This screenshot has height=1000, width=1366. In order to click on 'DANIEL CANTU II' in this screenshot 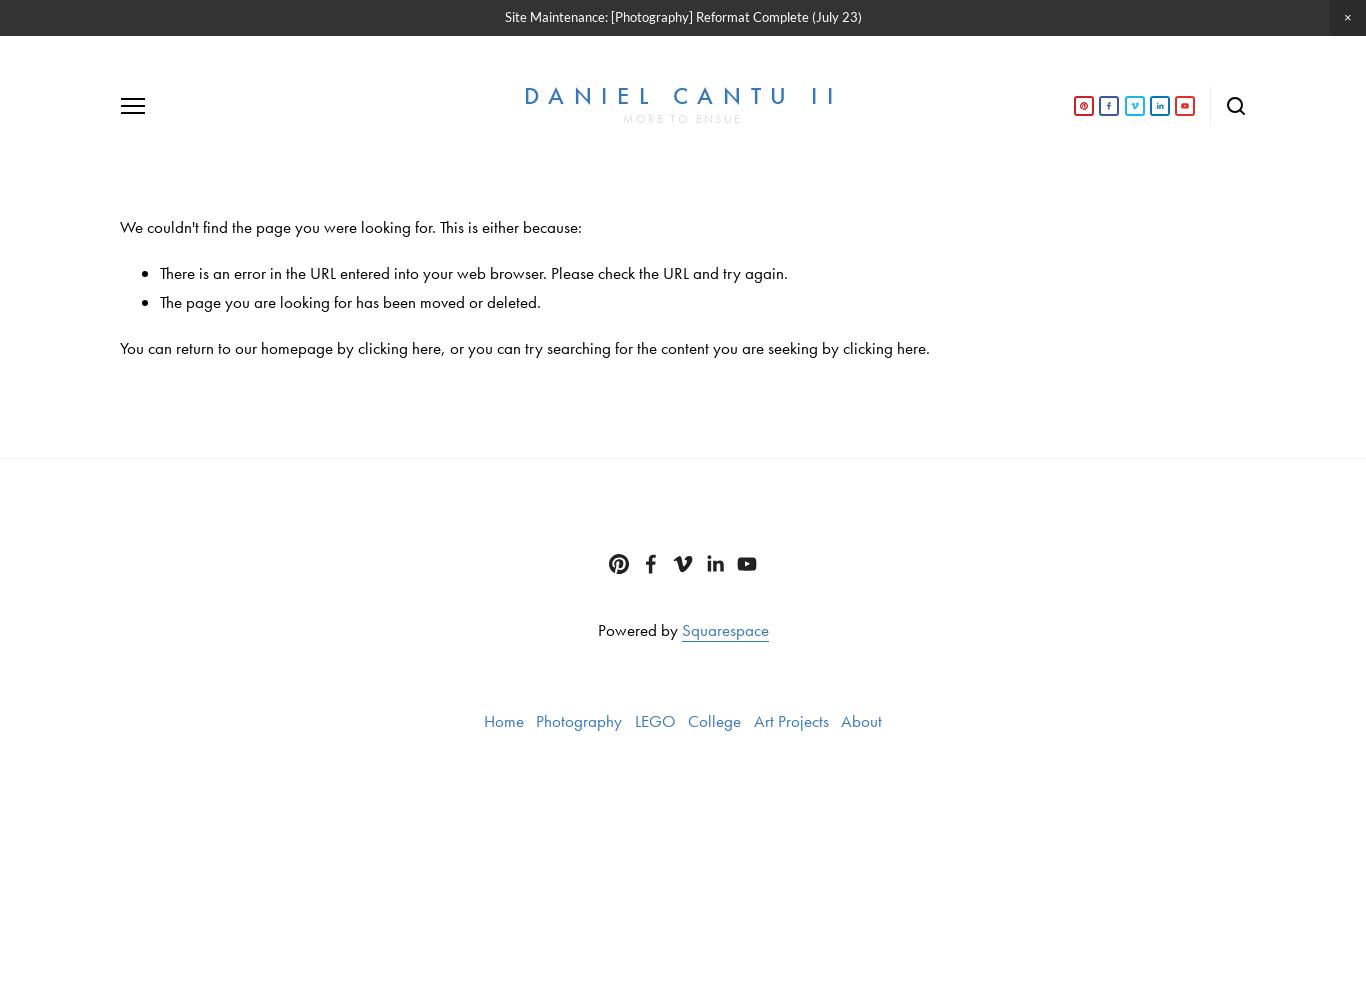, I will do `click(681, 94)`.